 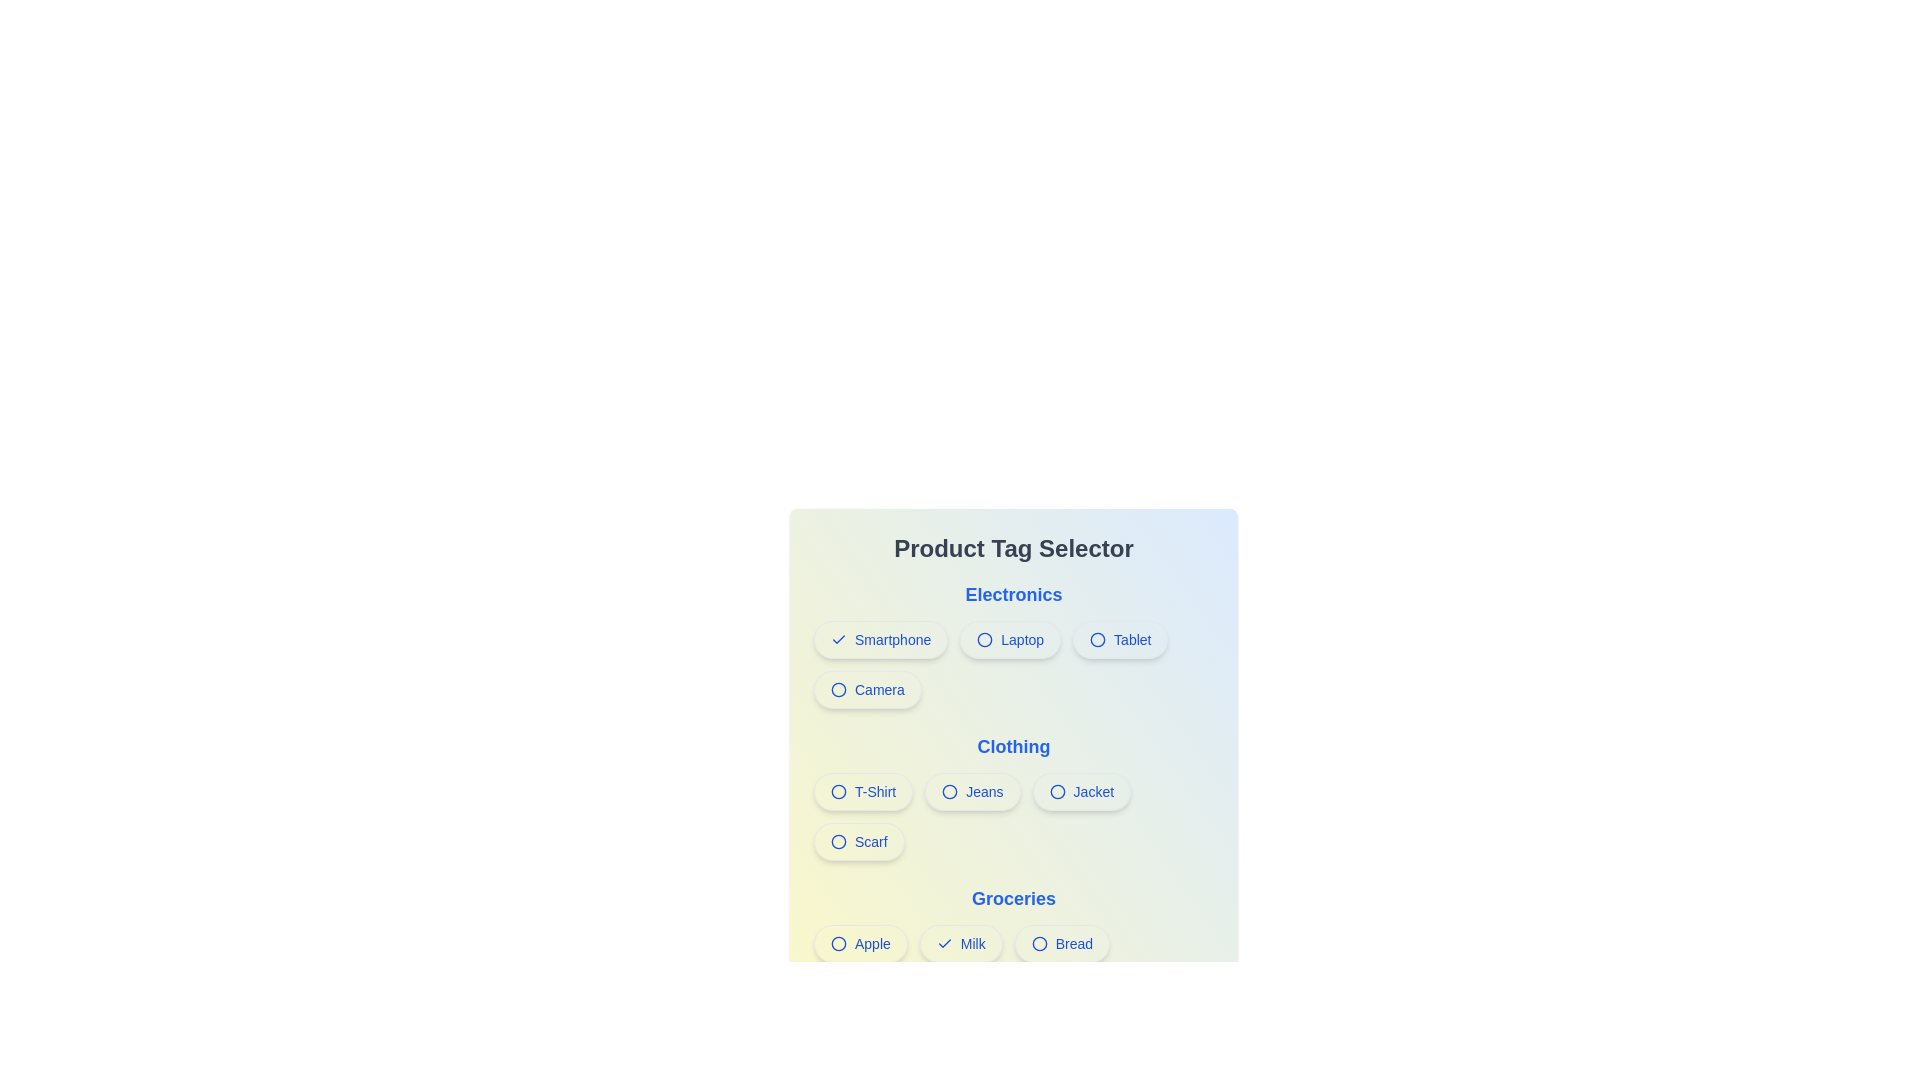 I want to click on the 'Laptop' radio button with a blue border and text, so click(x=1009, y=640).